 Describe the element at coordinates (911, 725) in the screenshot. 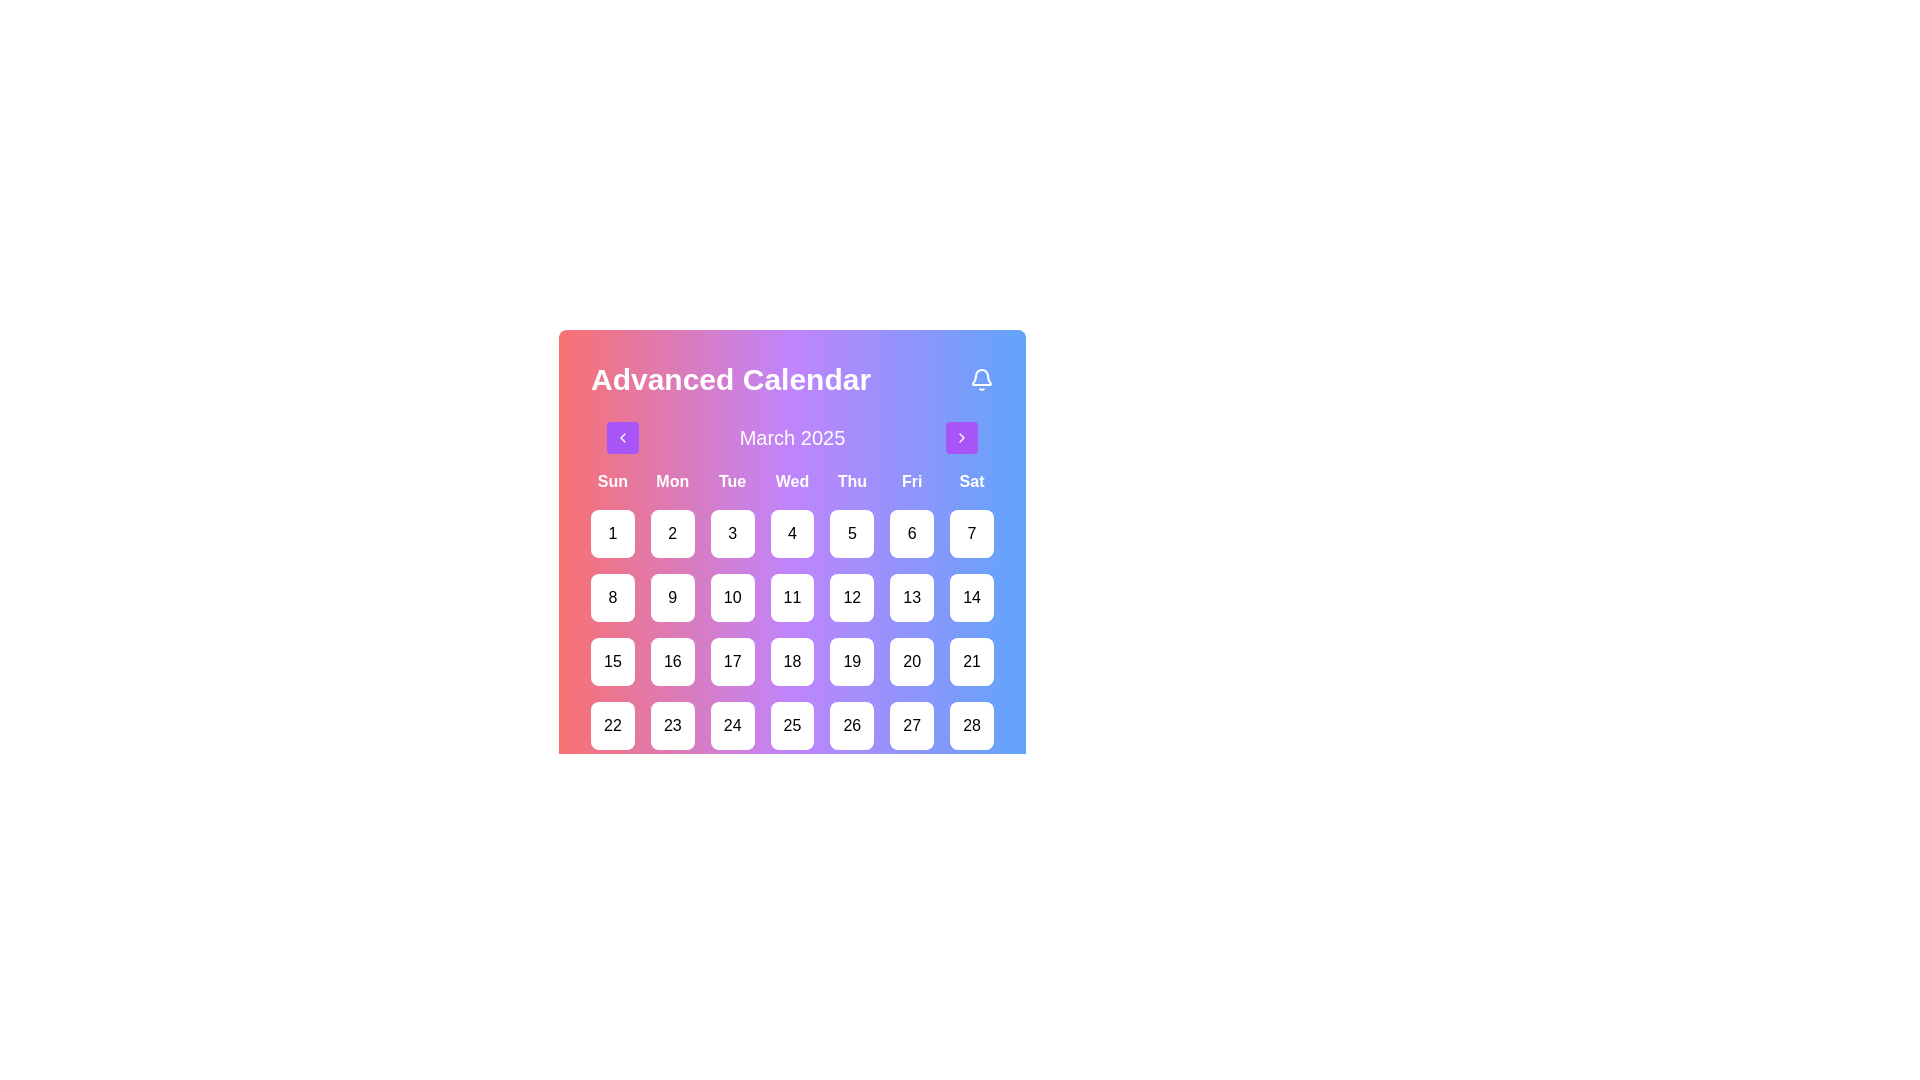

I see `the button representing the 27th day in the calendar, located in the sixth column and fifth row of the grid layout` at that location.